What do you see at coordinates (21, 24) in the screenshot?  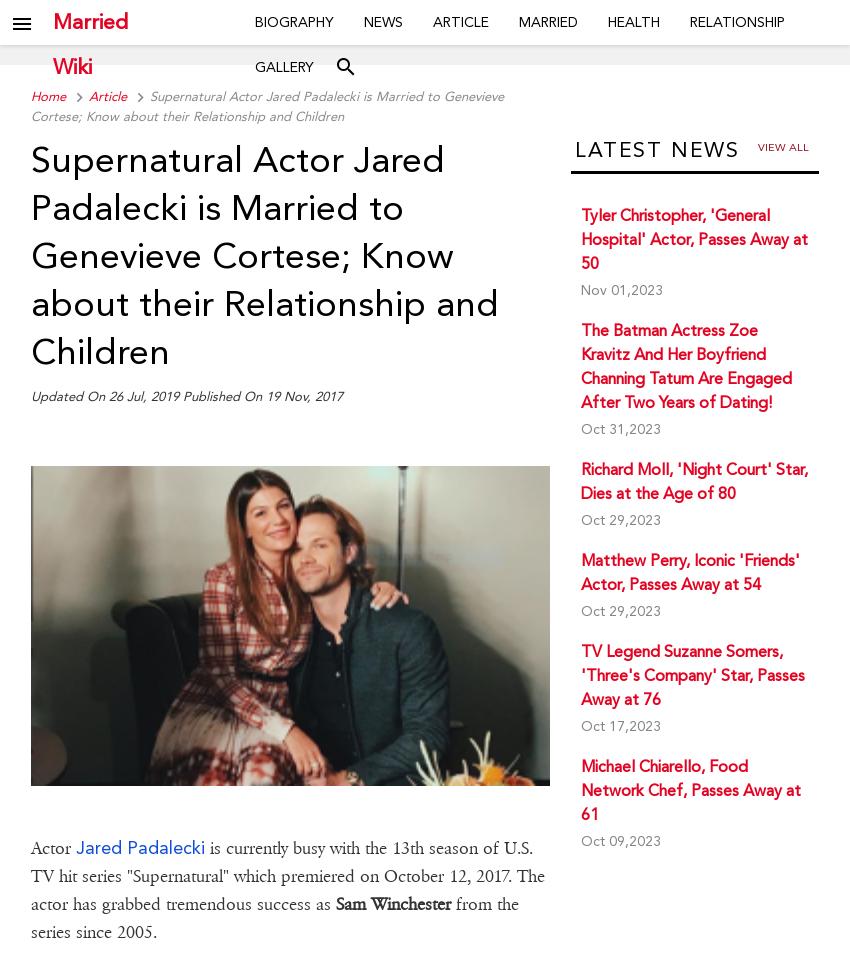 I see `'menu'` at bounding box center [21, 24].